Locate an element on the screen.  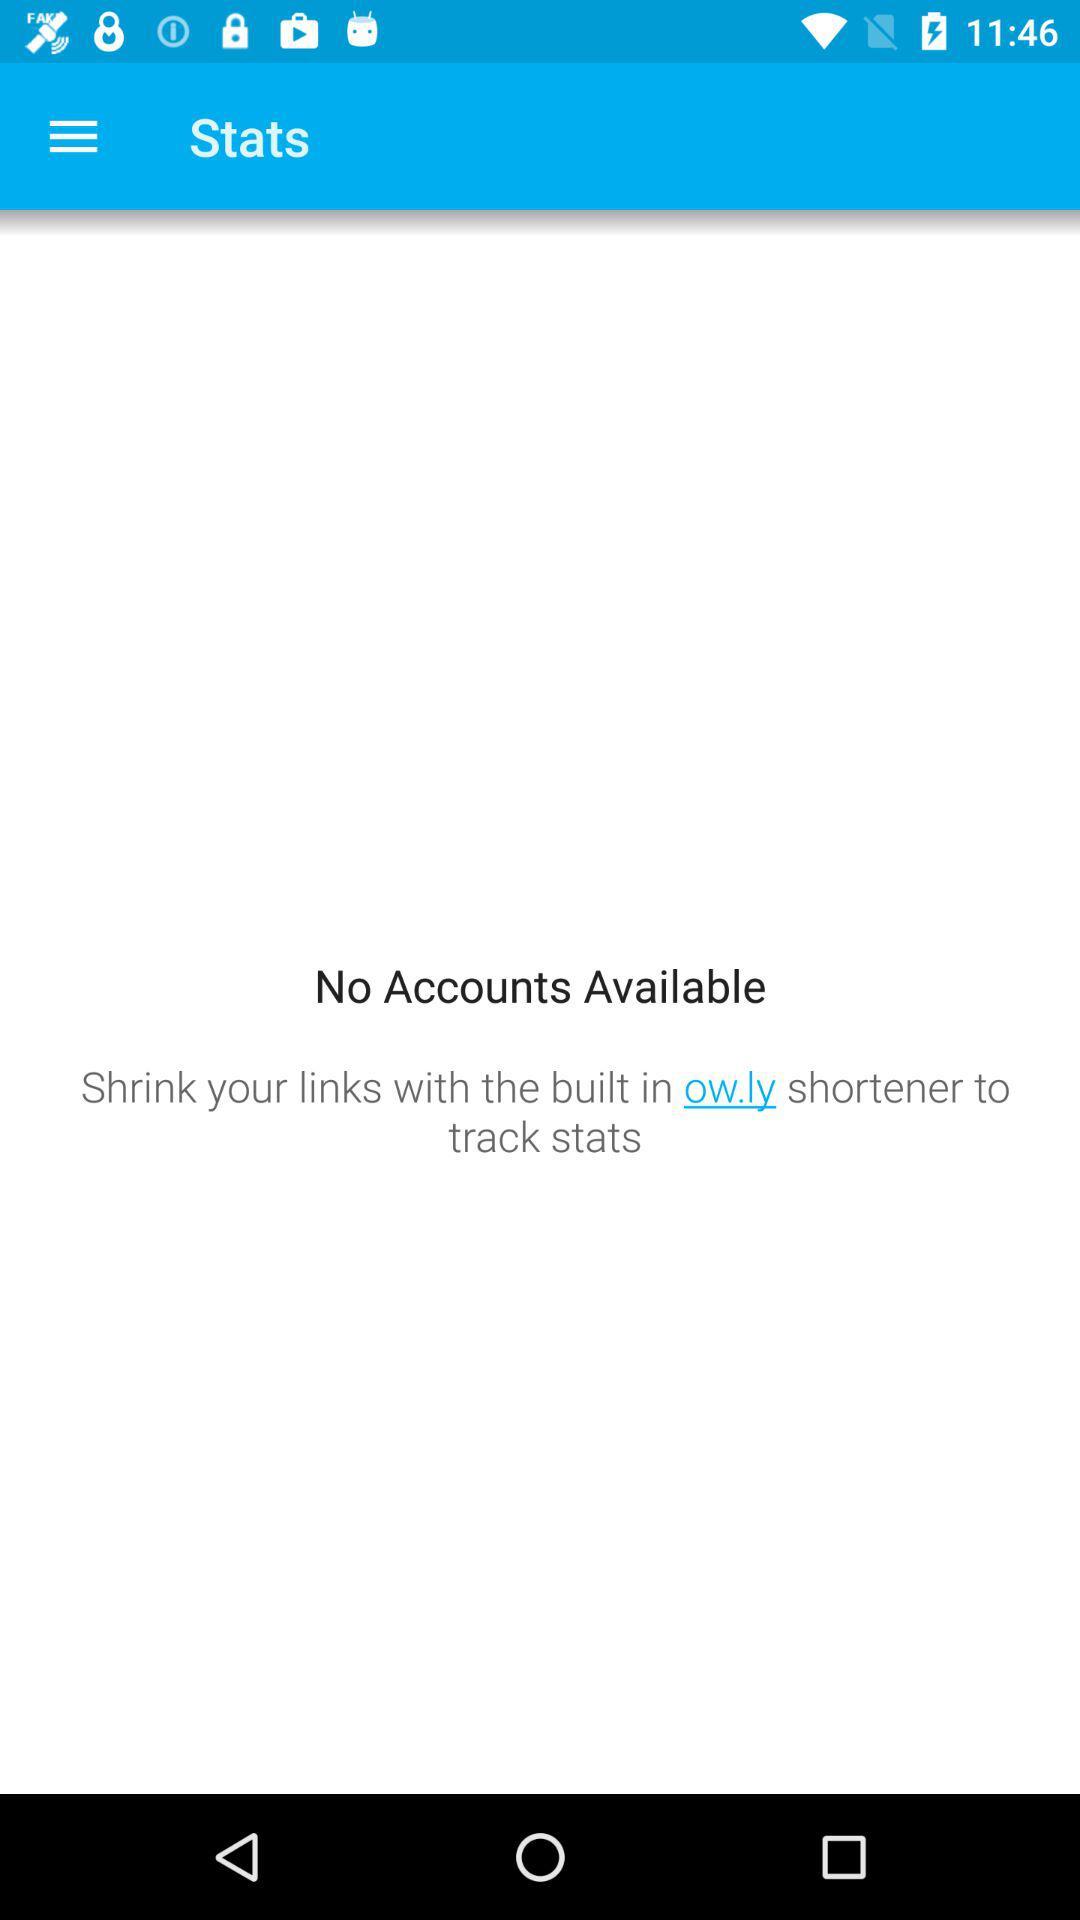
the shrink your links icon is located at coordinates (545, 1109).